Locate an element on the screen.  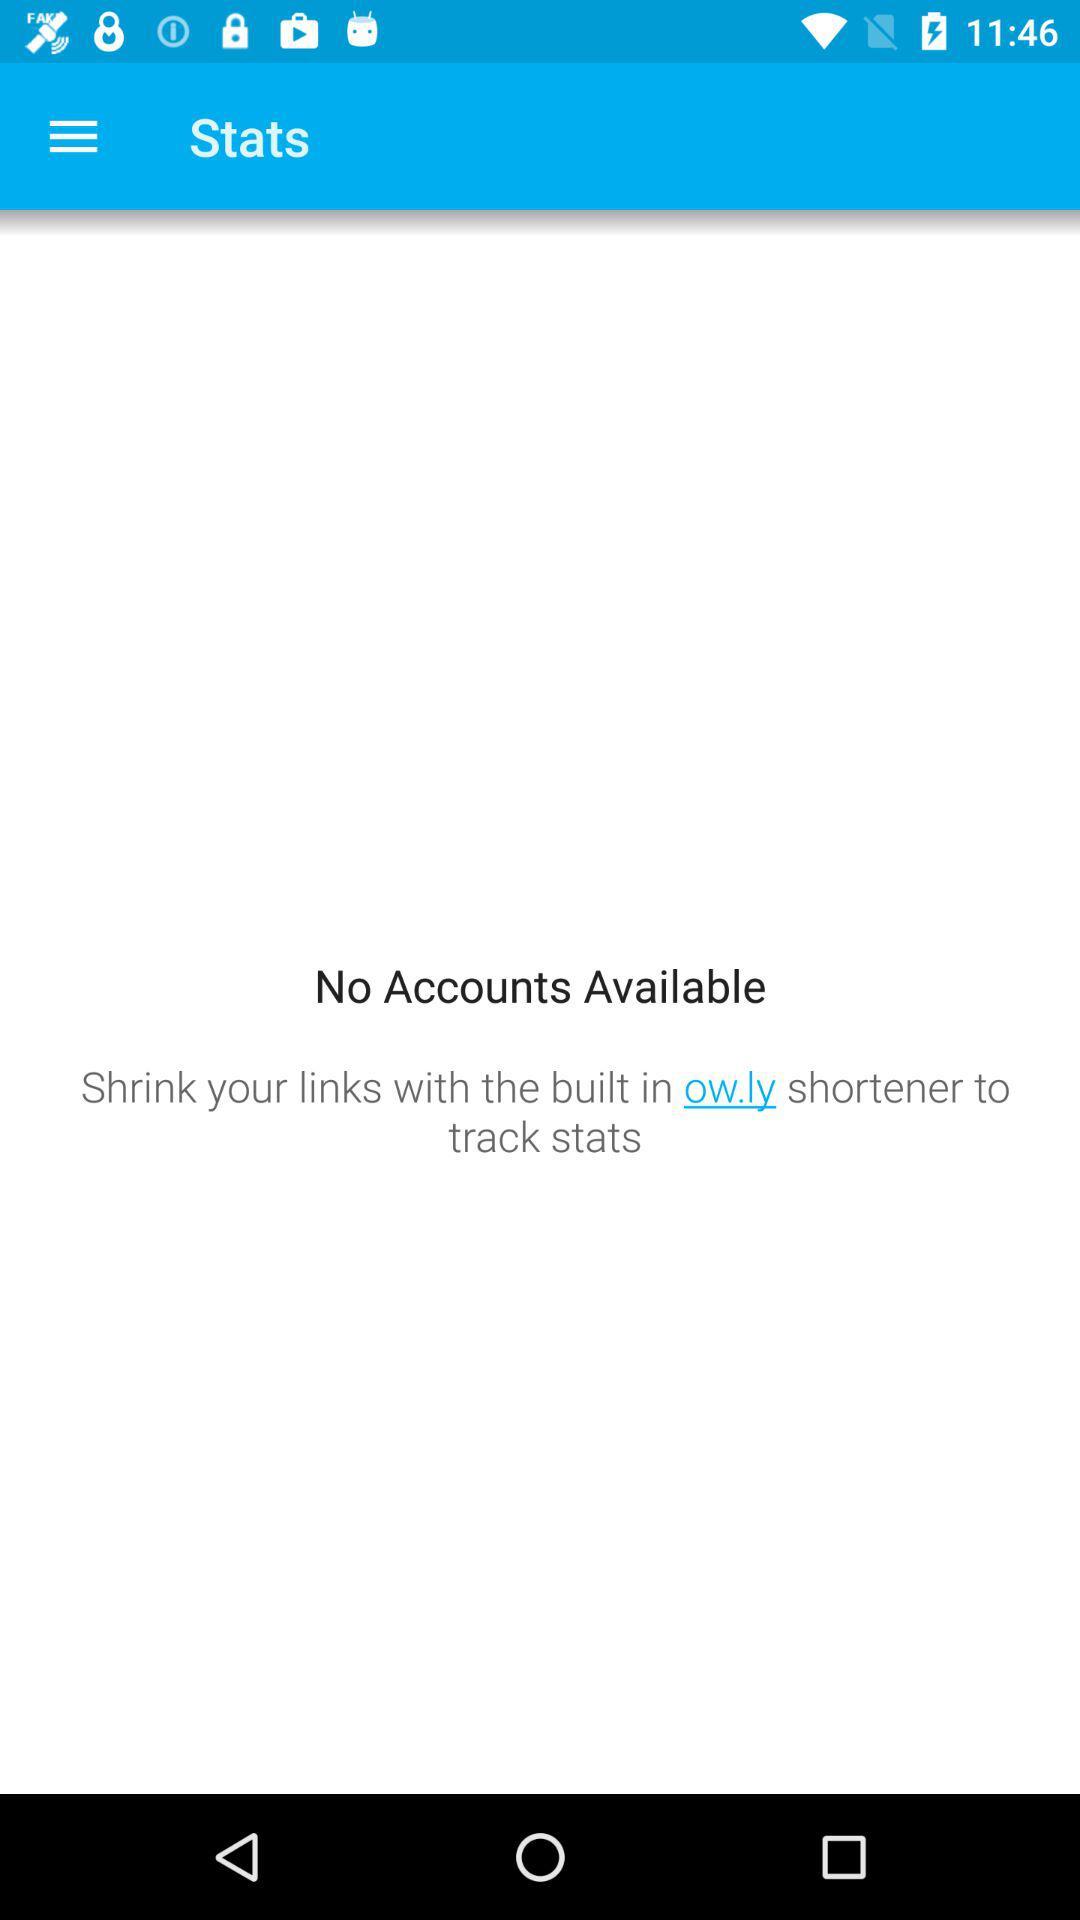
the shrink your links icon is located at coordinates (545, 1109).